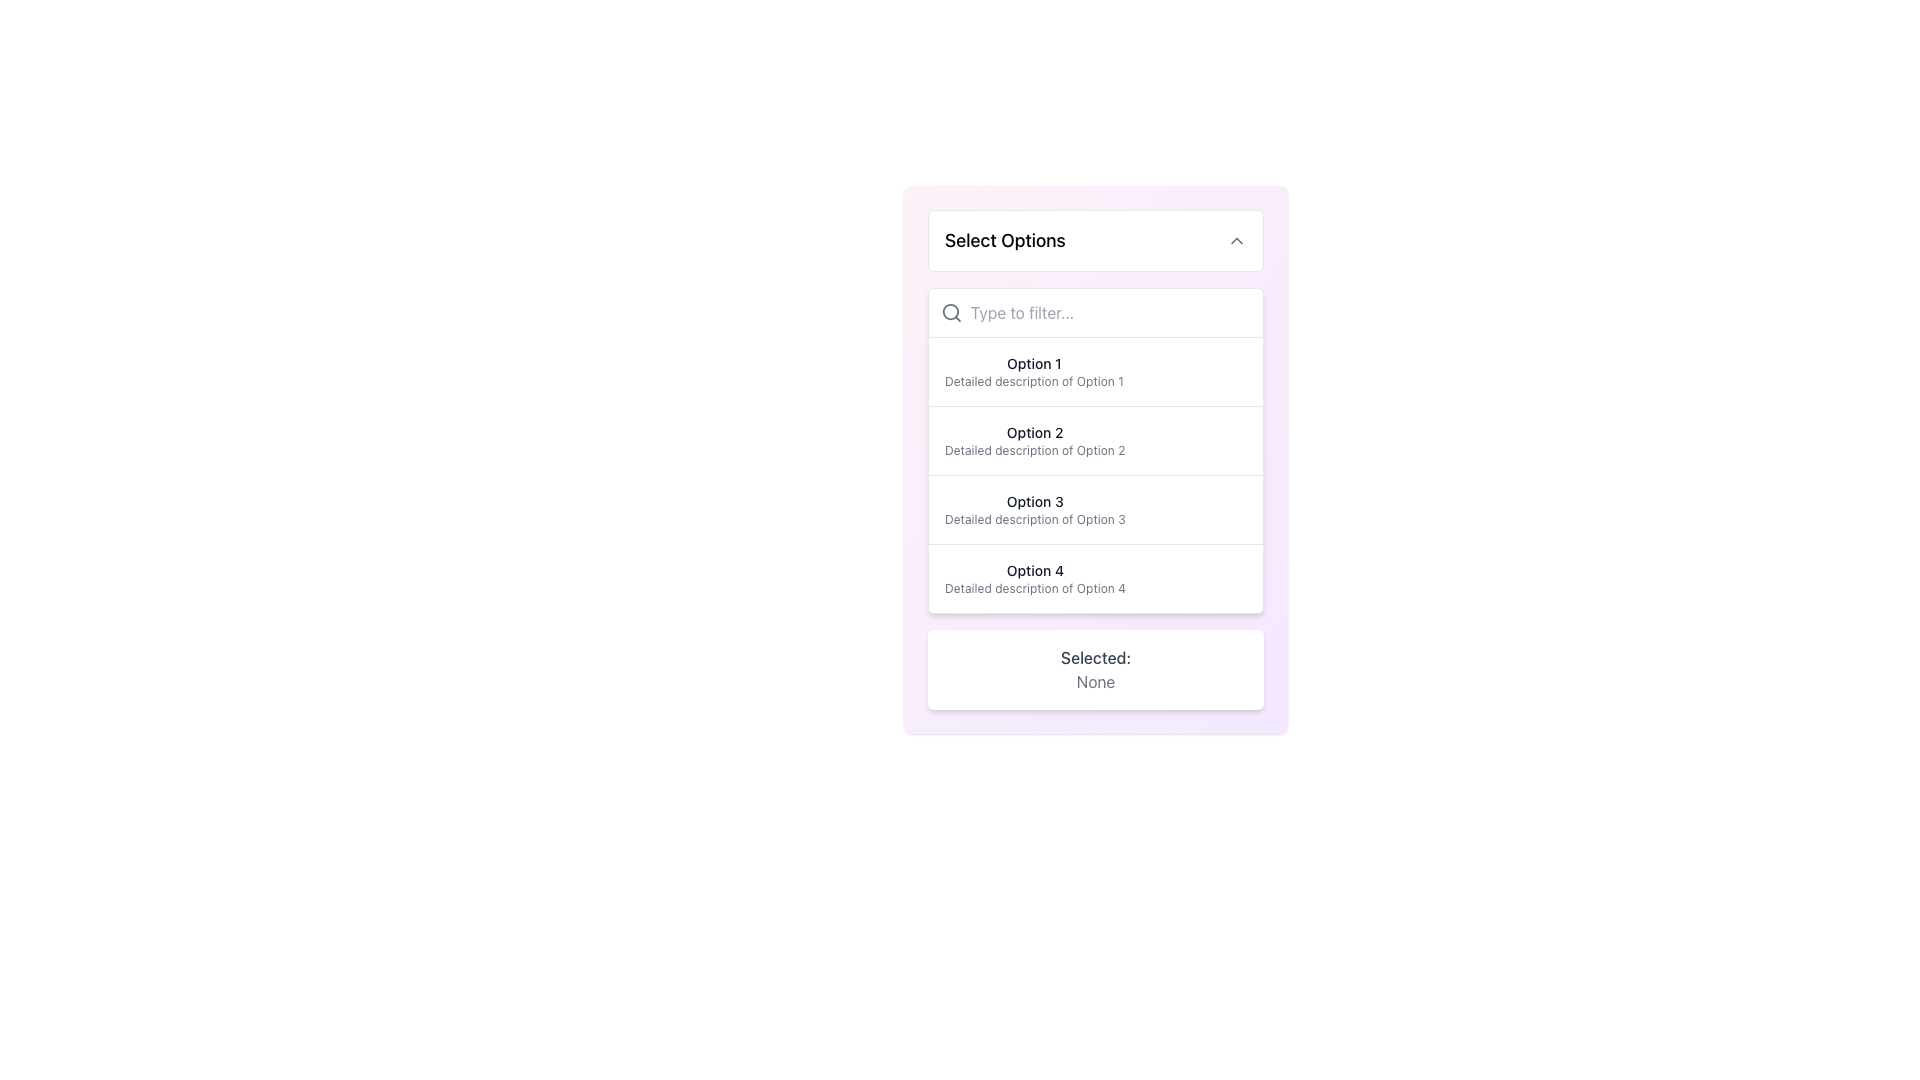 This screenshot has height=1080, width=1920. Describe the element at coordinates (1094, 578) in the screenshot. I see `the fourth item in the vertically arranged list of selectable options, which changes its background color to indicate interactivity` at that location.